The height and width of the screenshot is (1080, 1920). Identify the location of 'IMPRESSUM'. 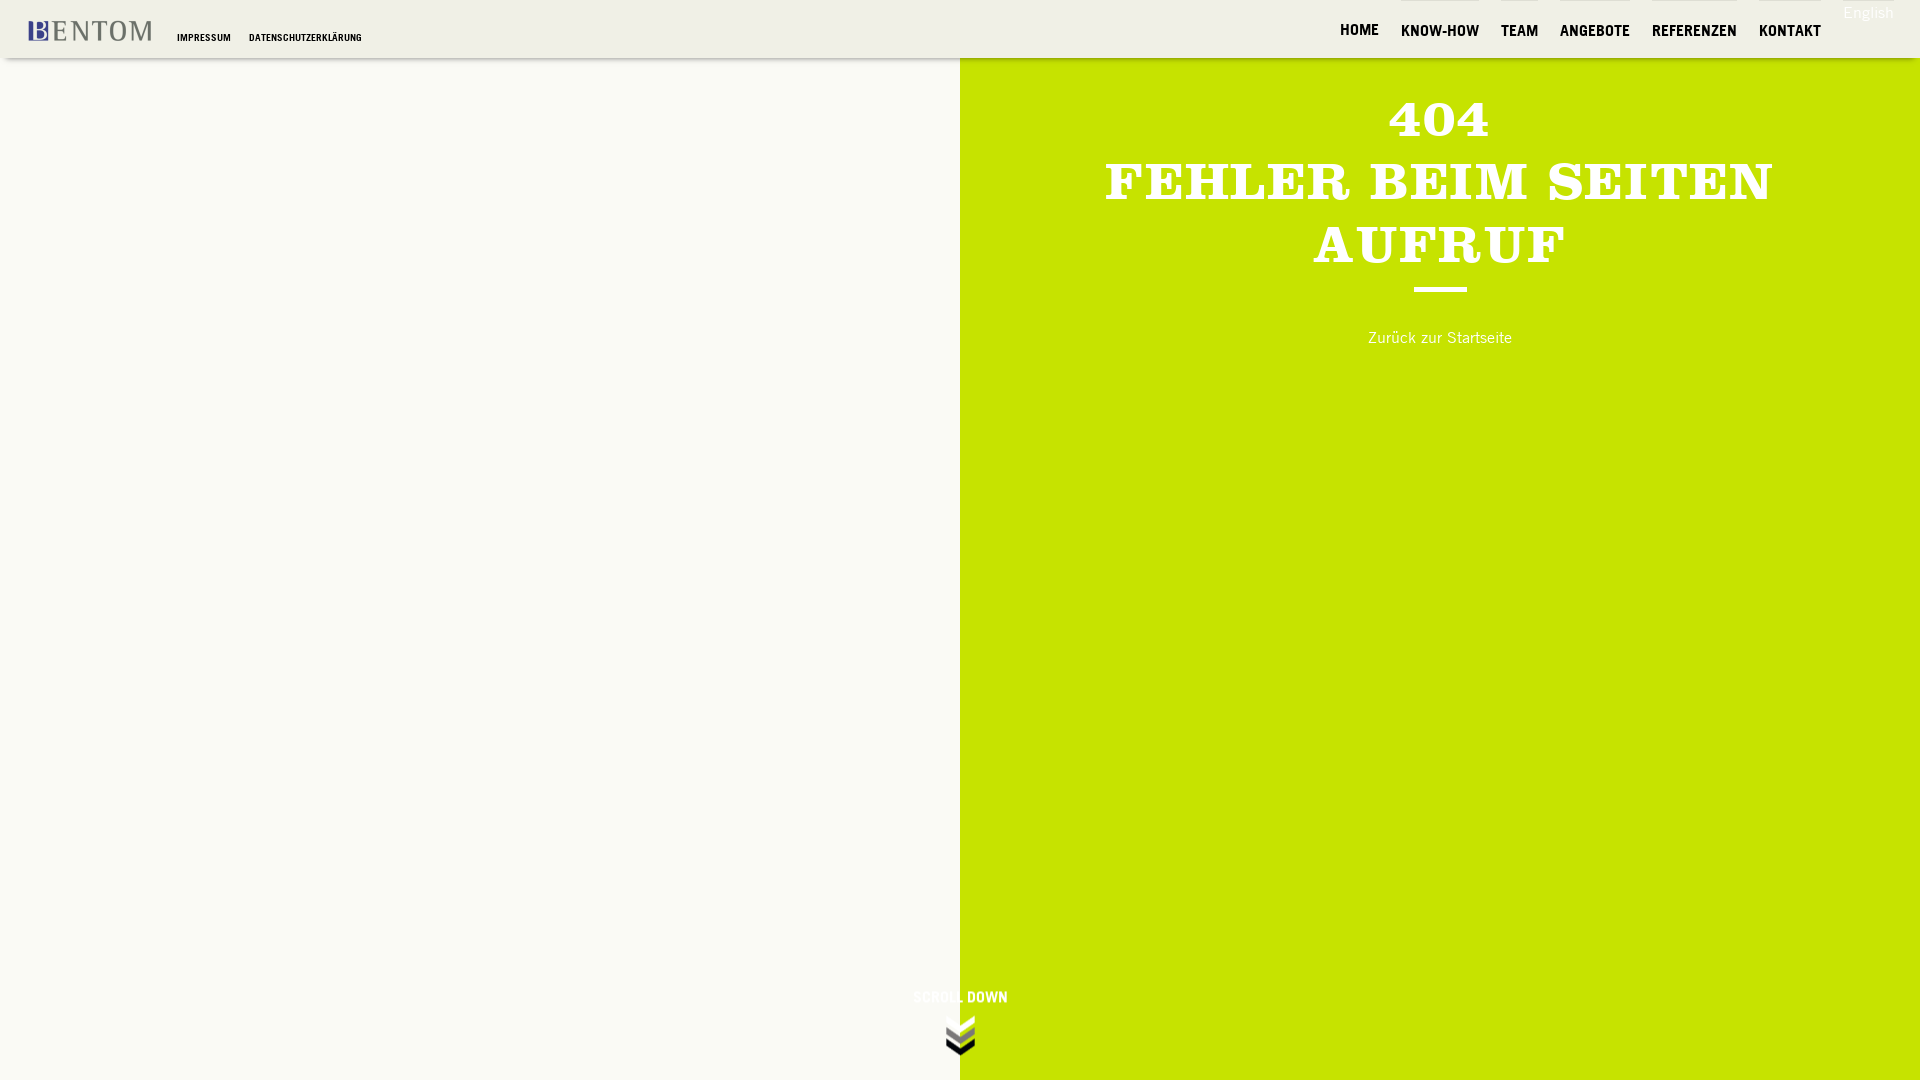
(205, 37).